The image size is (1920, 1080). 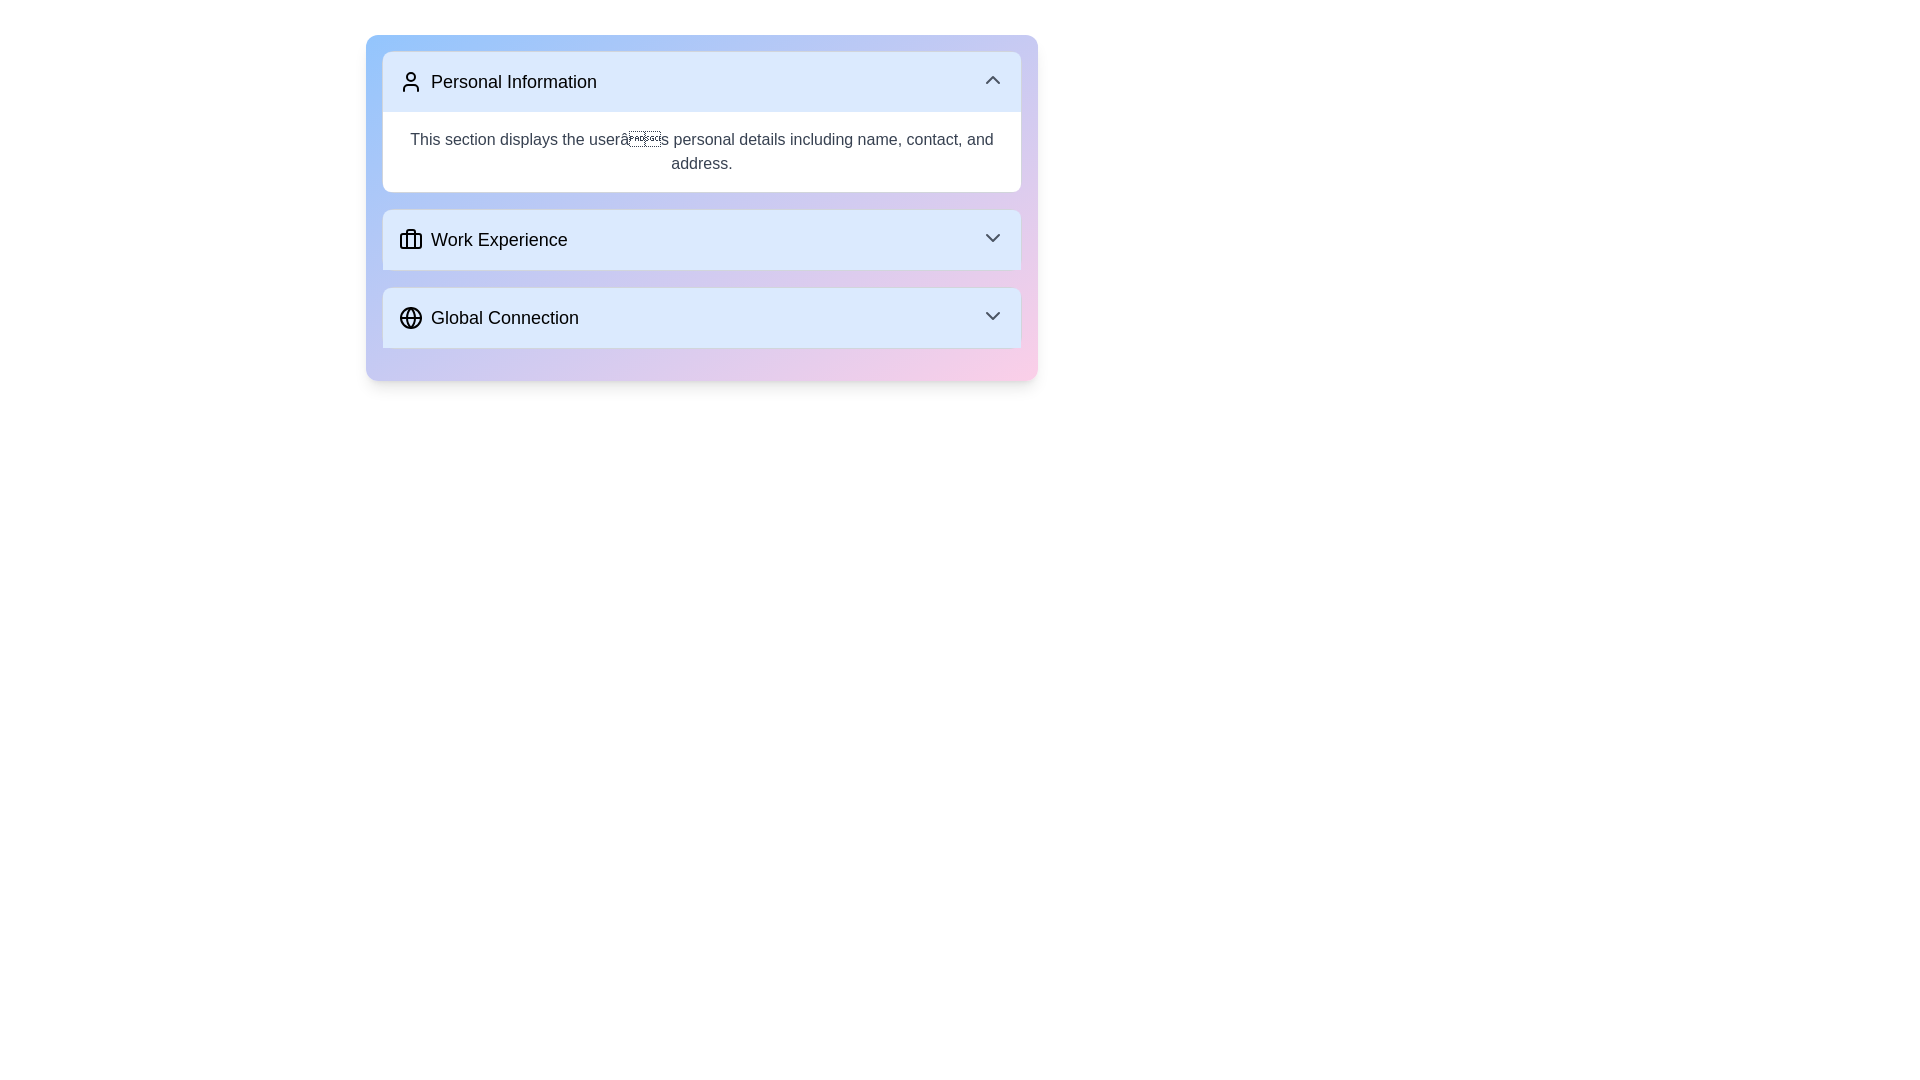 What do you see at coordinates (489, 316) in the screenshot?
I see `the 'Global Connection' text label located in the 'Work Experience' section, which features a globe icon on its left side and is styled in bold dark font` at bounding box center [489, 316].